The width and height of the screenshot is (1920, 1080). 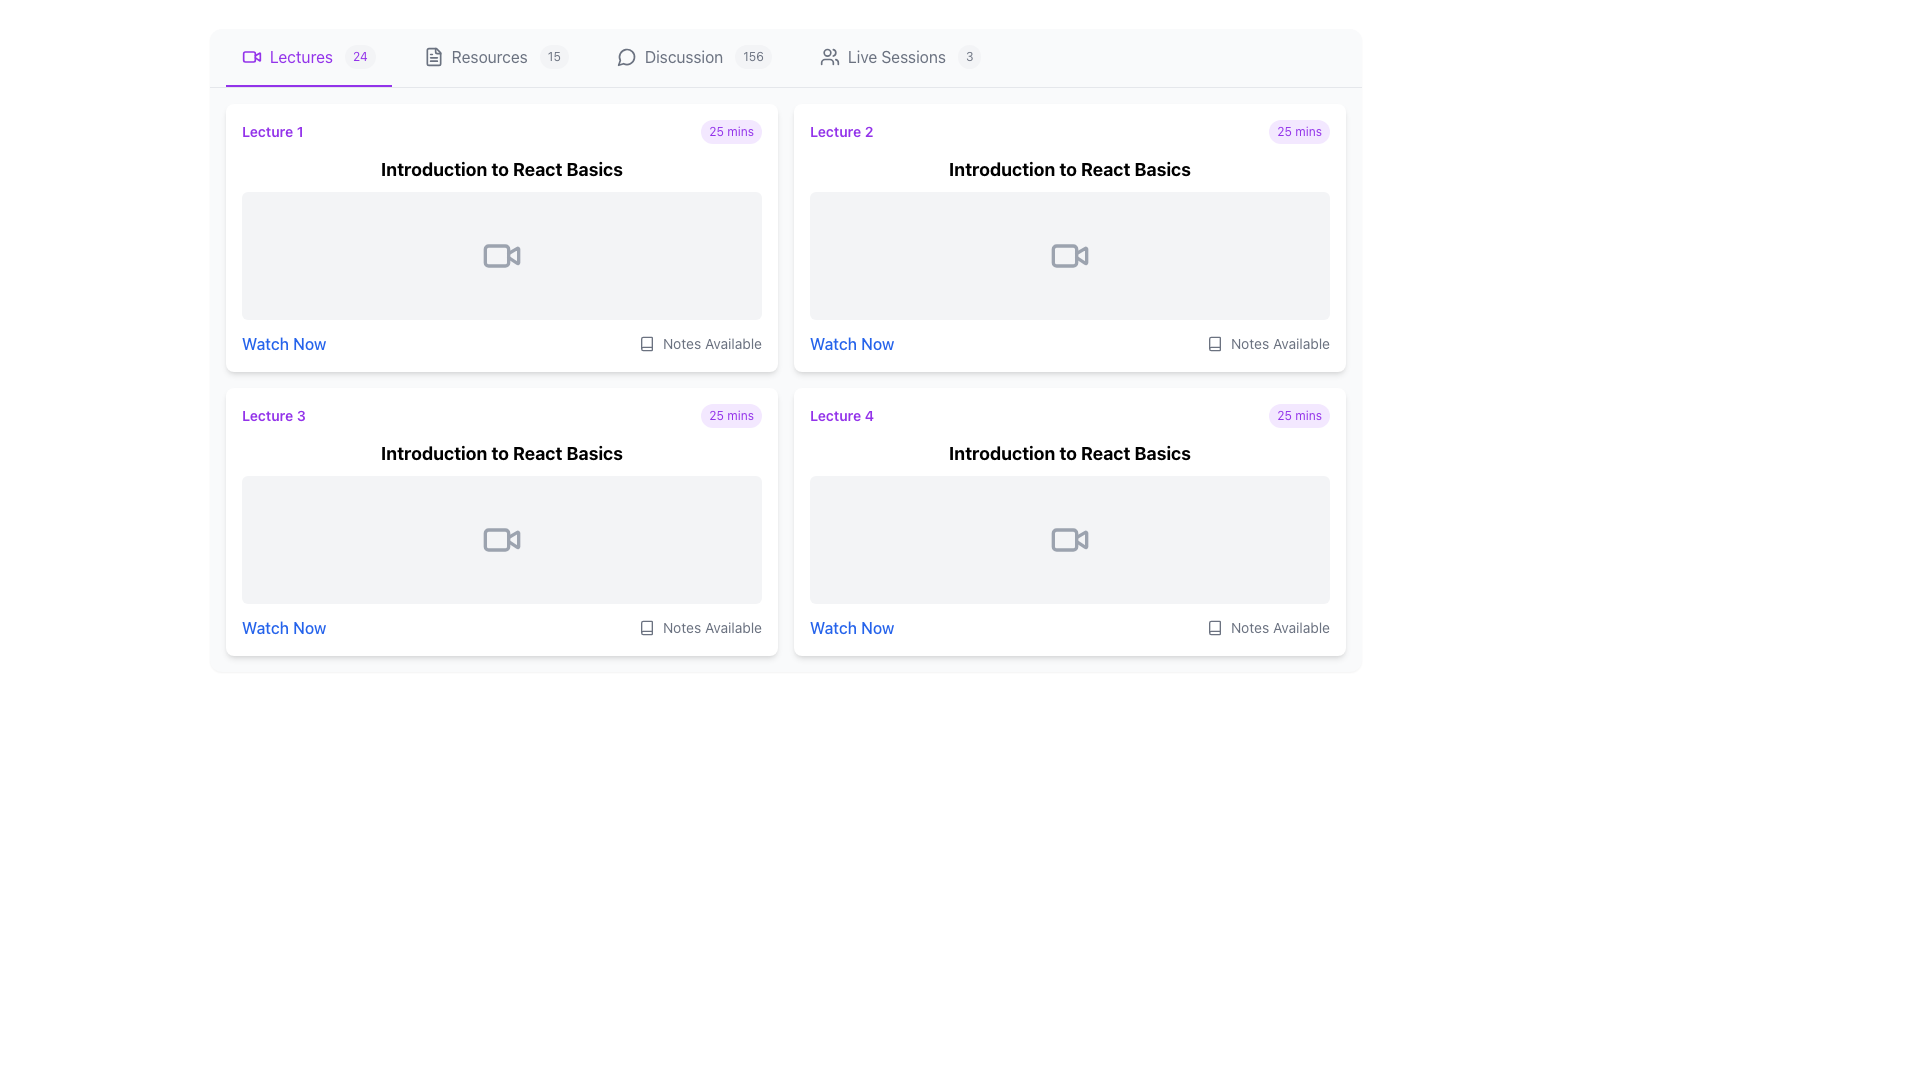 I want to click on the video icon, which is a gray rectangular box with rounded edges and a play button, located below the 'Introduction to React Basics' text in the third lecture card, so click(x=502, y=540).